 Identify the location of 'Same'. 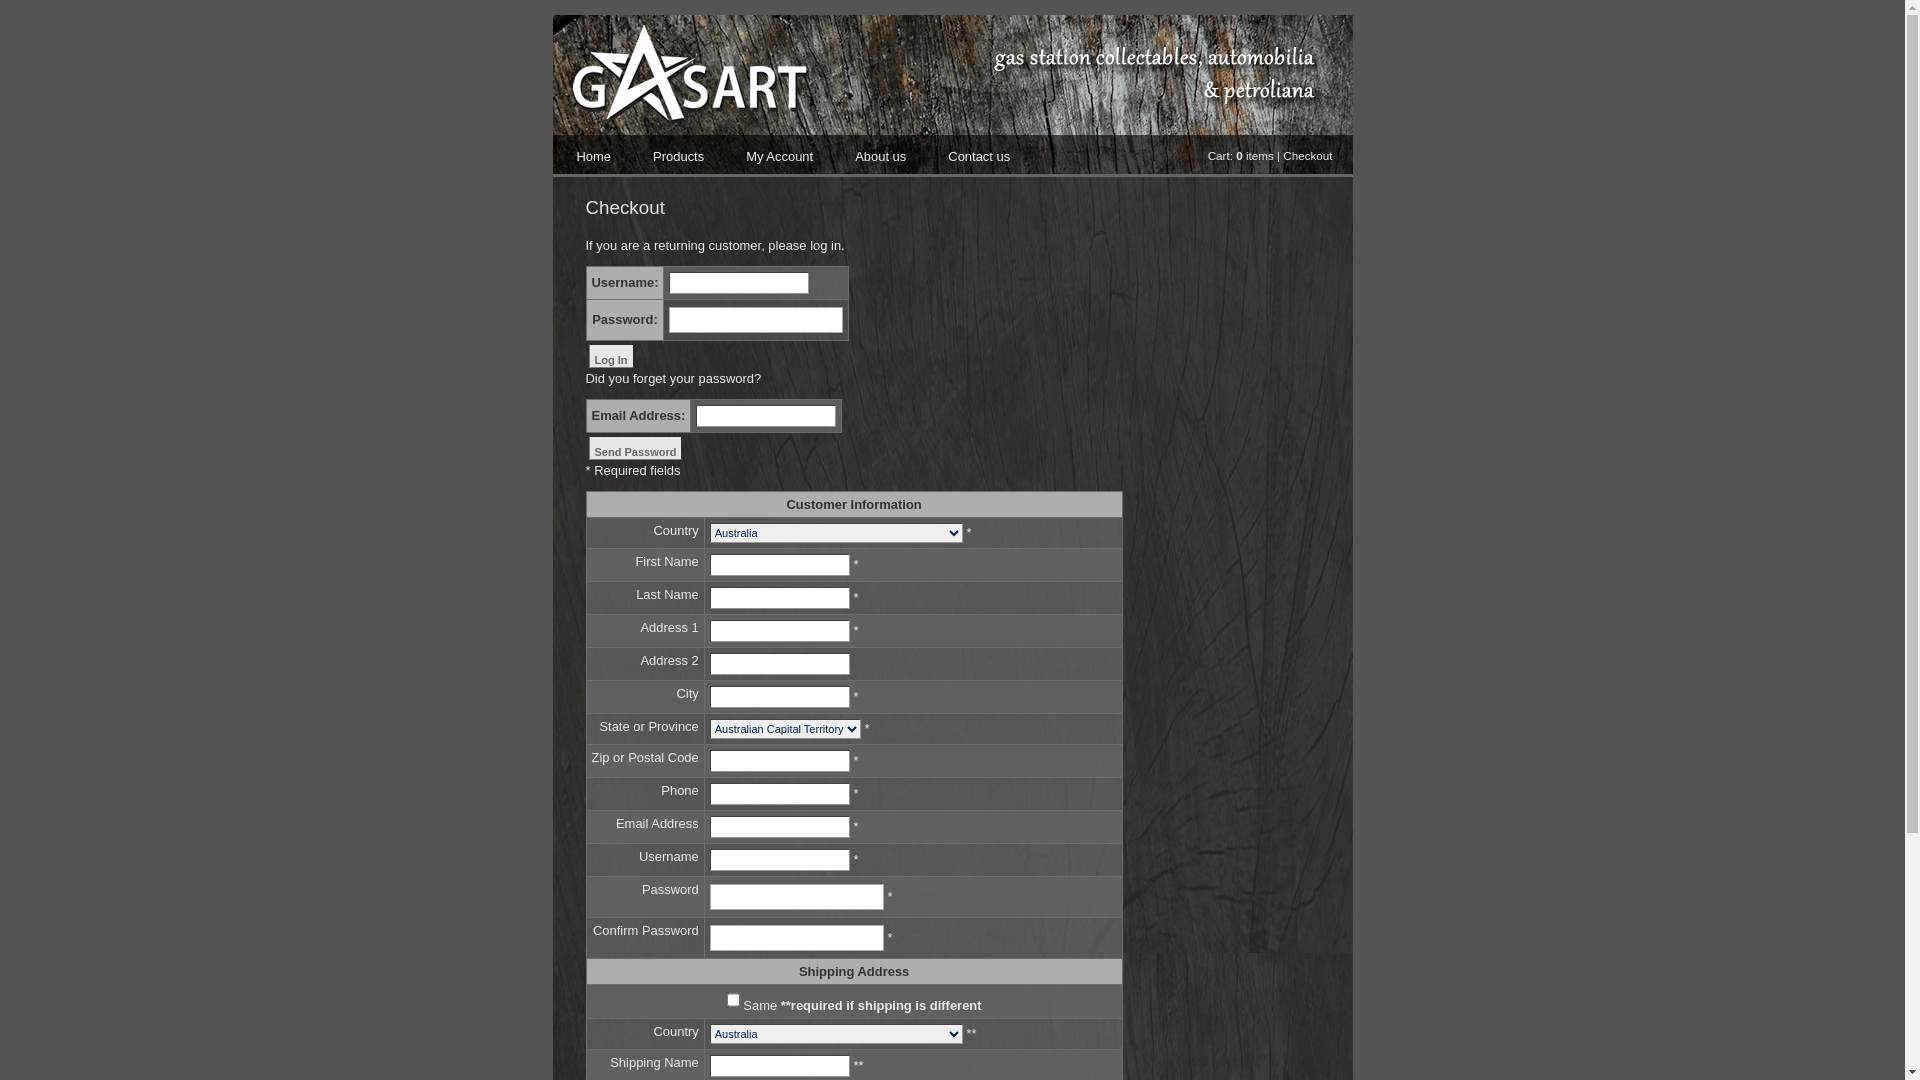
(732, 999).